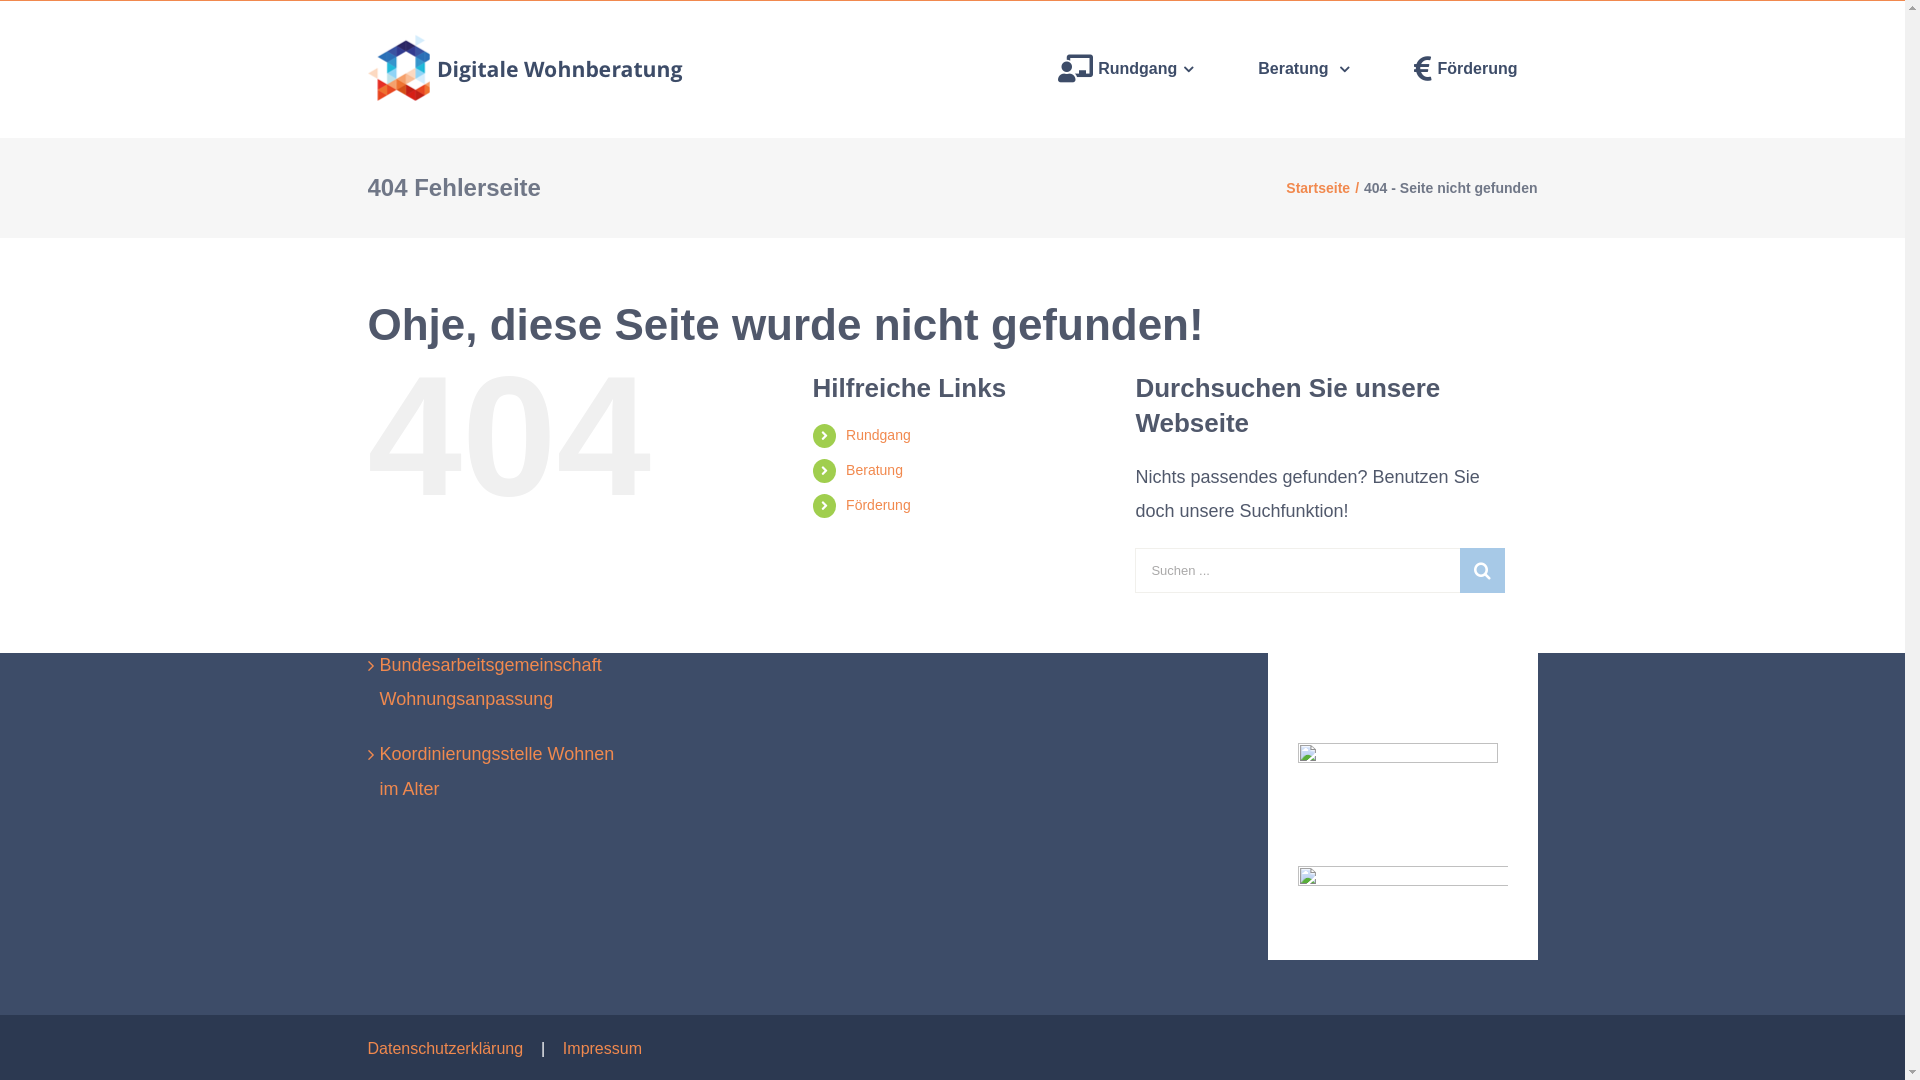 The image size is (1920, 1080). Describe the element at coordinates (601, 1047) in the screenshot. I see `'Impressum'` at that location.